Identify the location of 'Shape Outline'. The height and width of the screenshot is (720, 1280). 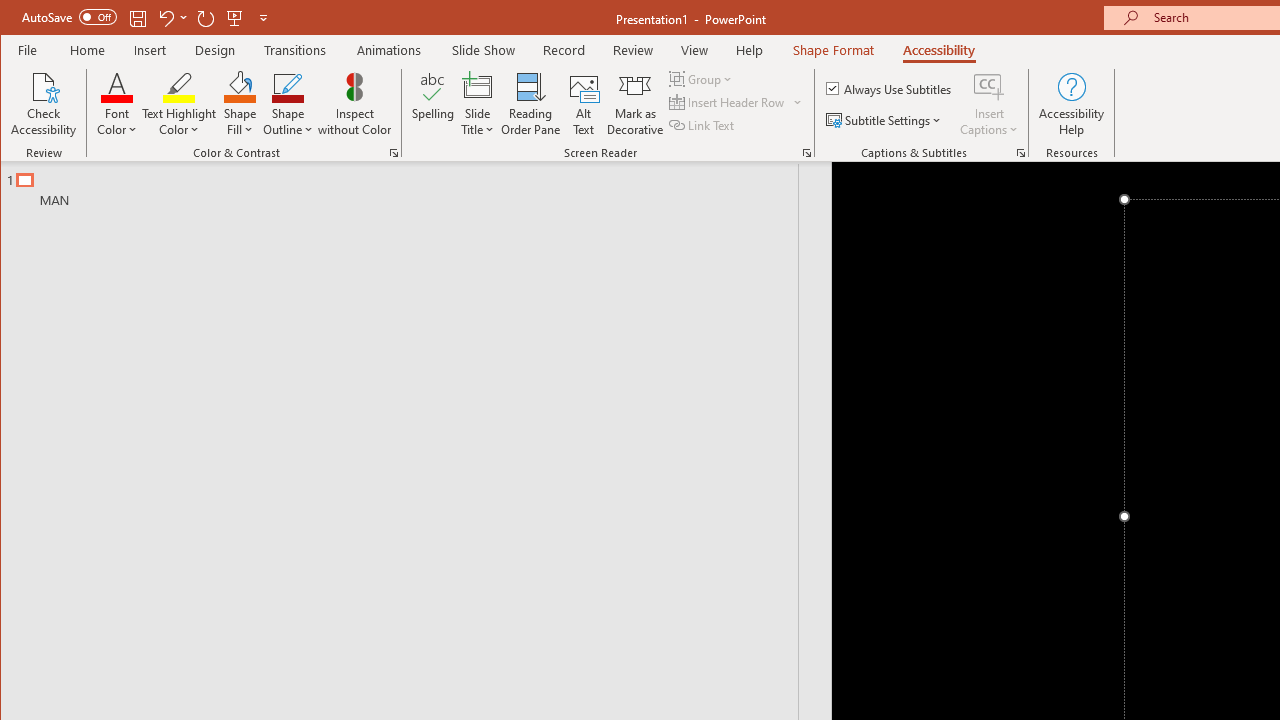
(287, 104).